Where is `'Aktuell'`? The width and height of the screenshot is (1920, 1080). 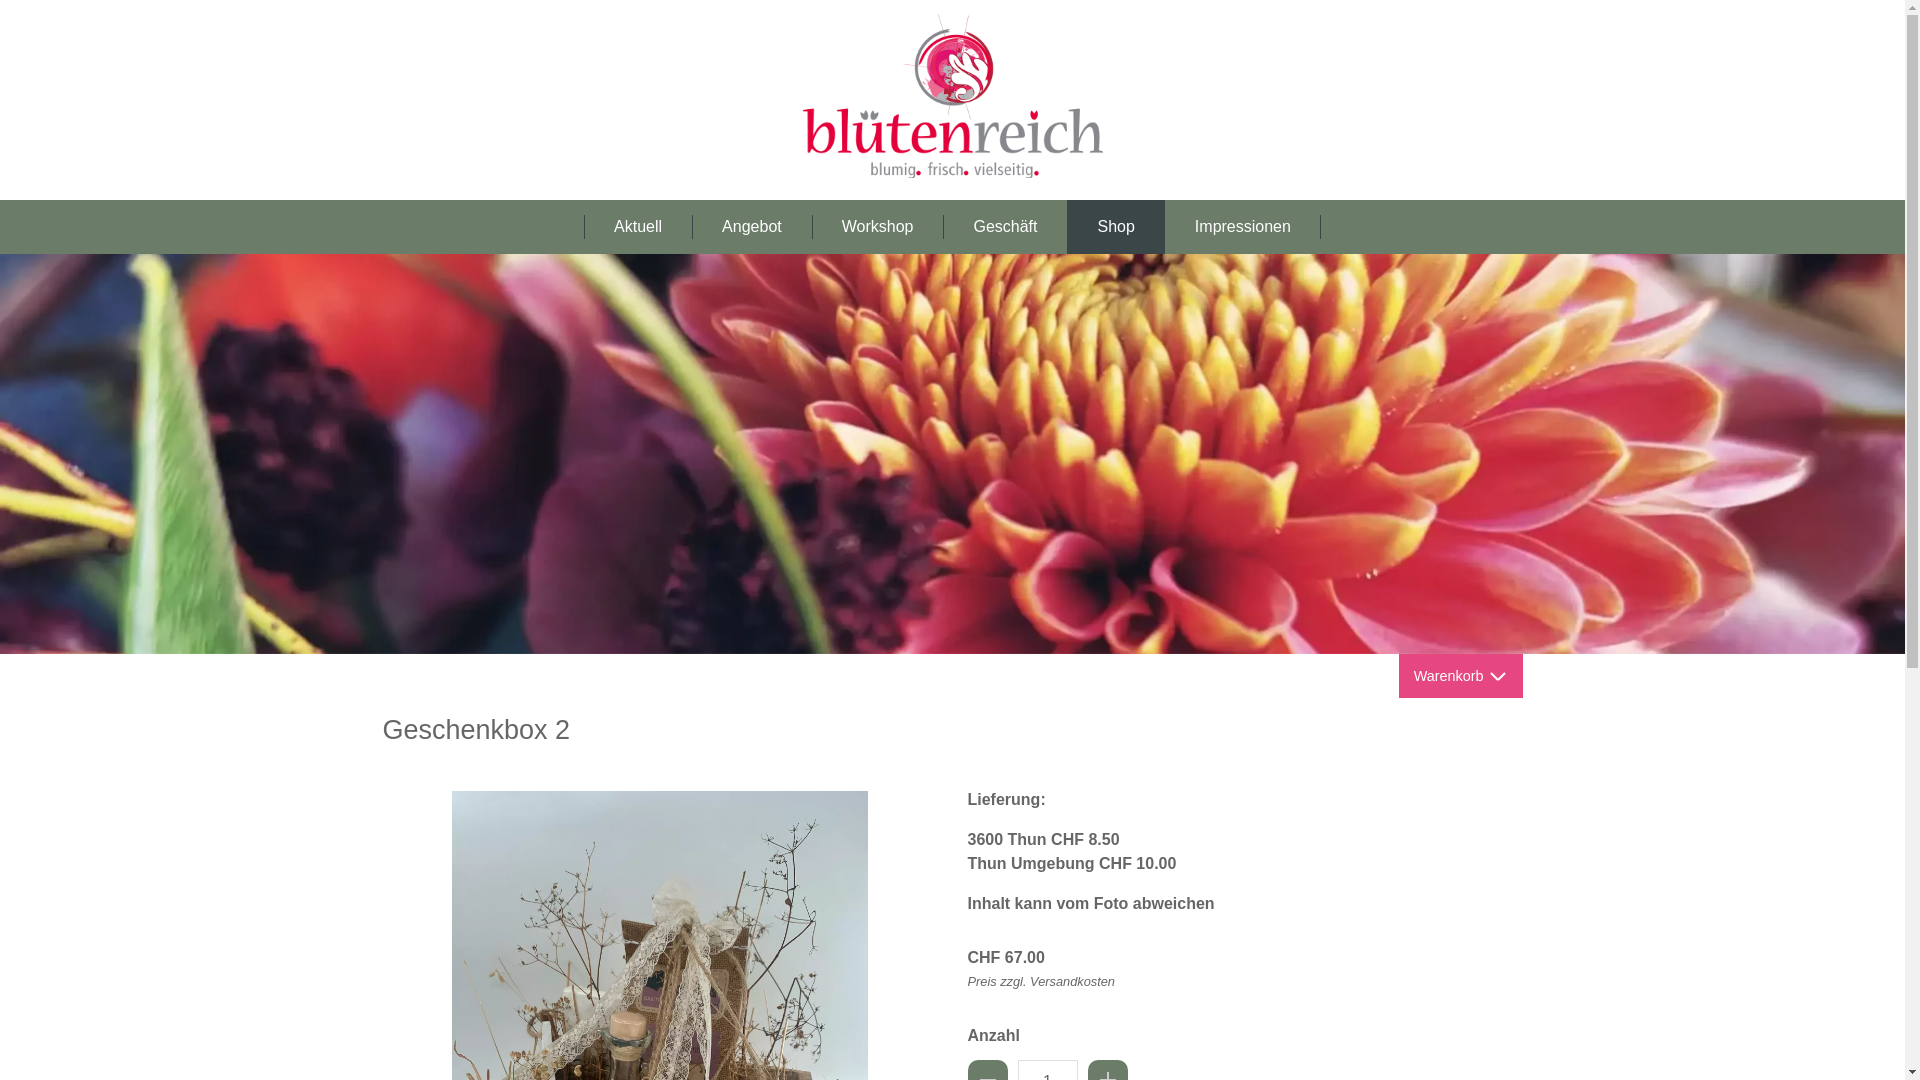 'Aktuell' is located at coordinates (637, 226).